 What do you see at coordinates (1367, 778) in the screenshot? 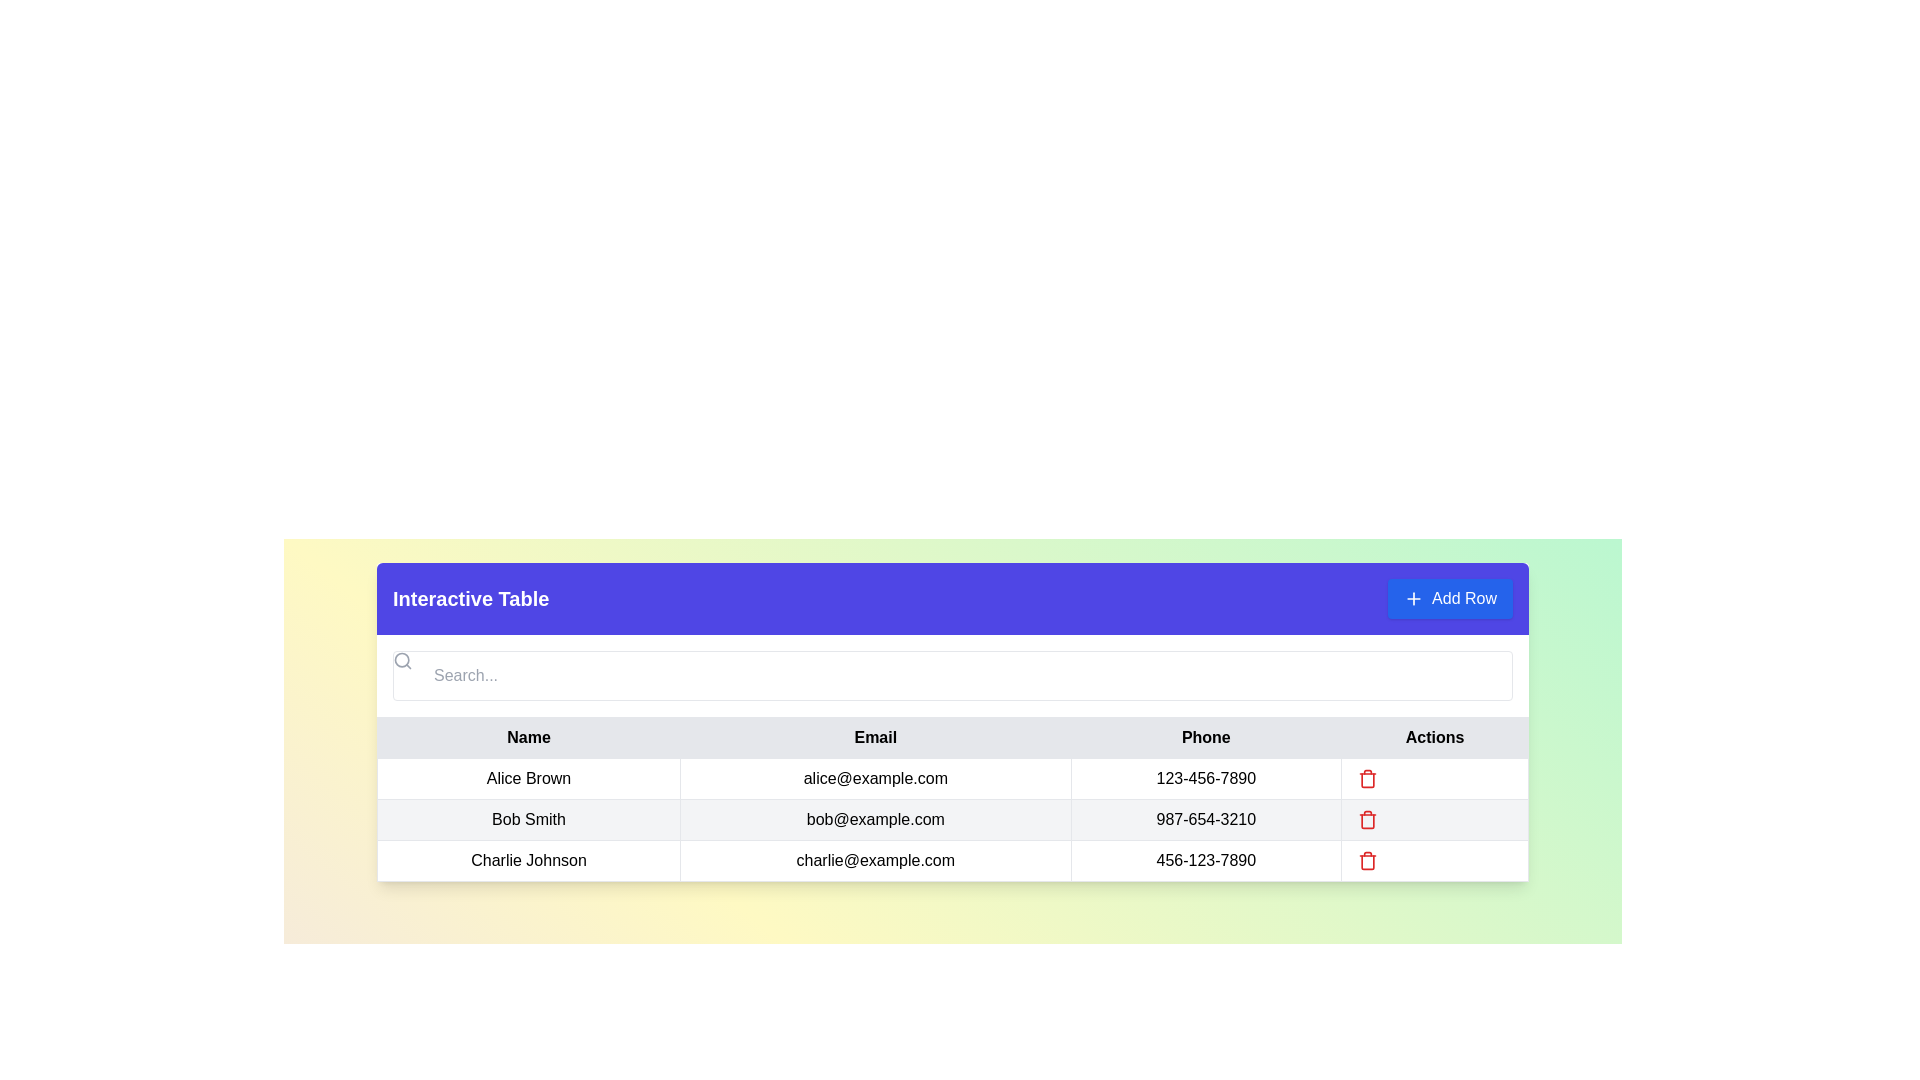
I see `the delete button located in the 'Actions' column of the second row in the data table, aligned with the email and phone details of 'Bob Smith'` at bounding box center [1367, 778].